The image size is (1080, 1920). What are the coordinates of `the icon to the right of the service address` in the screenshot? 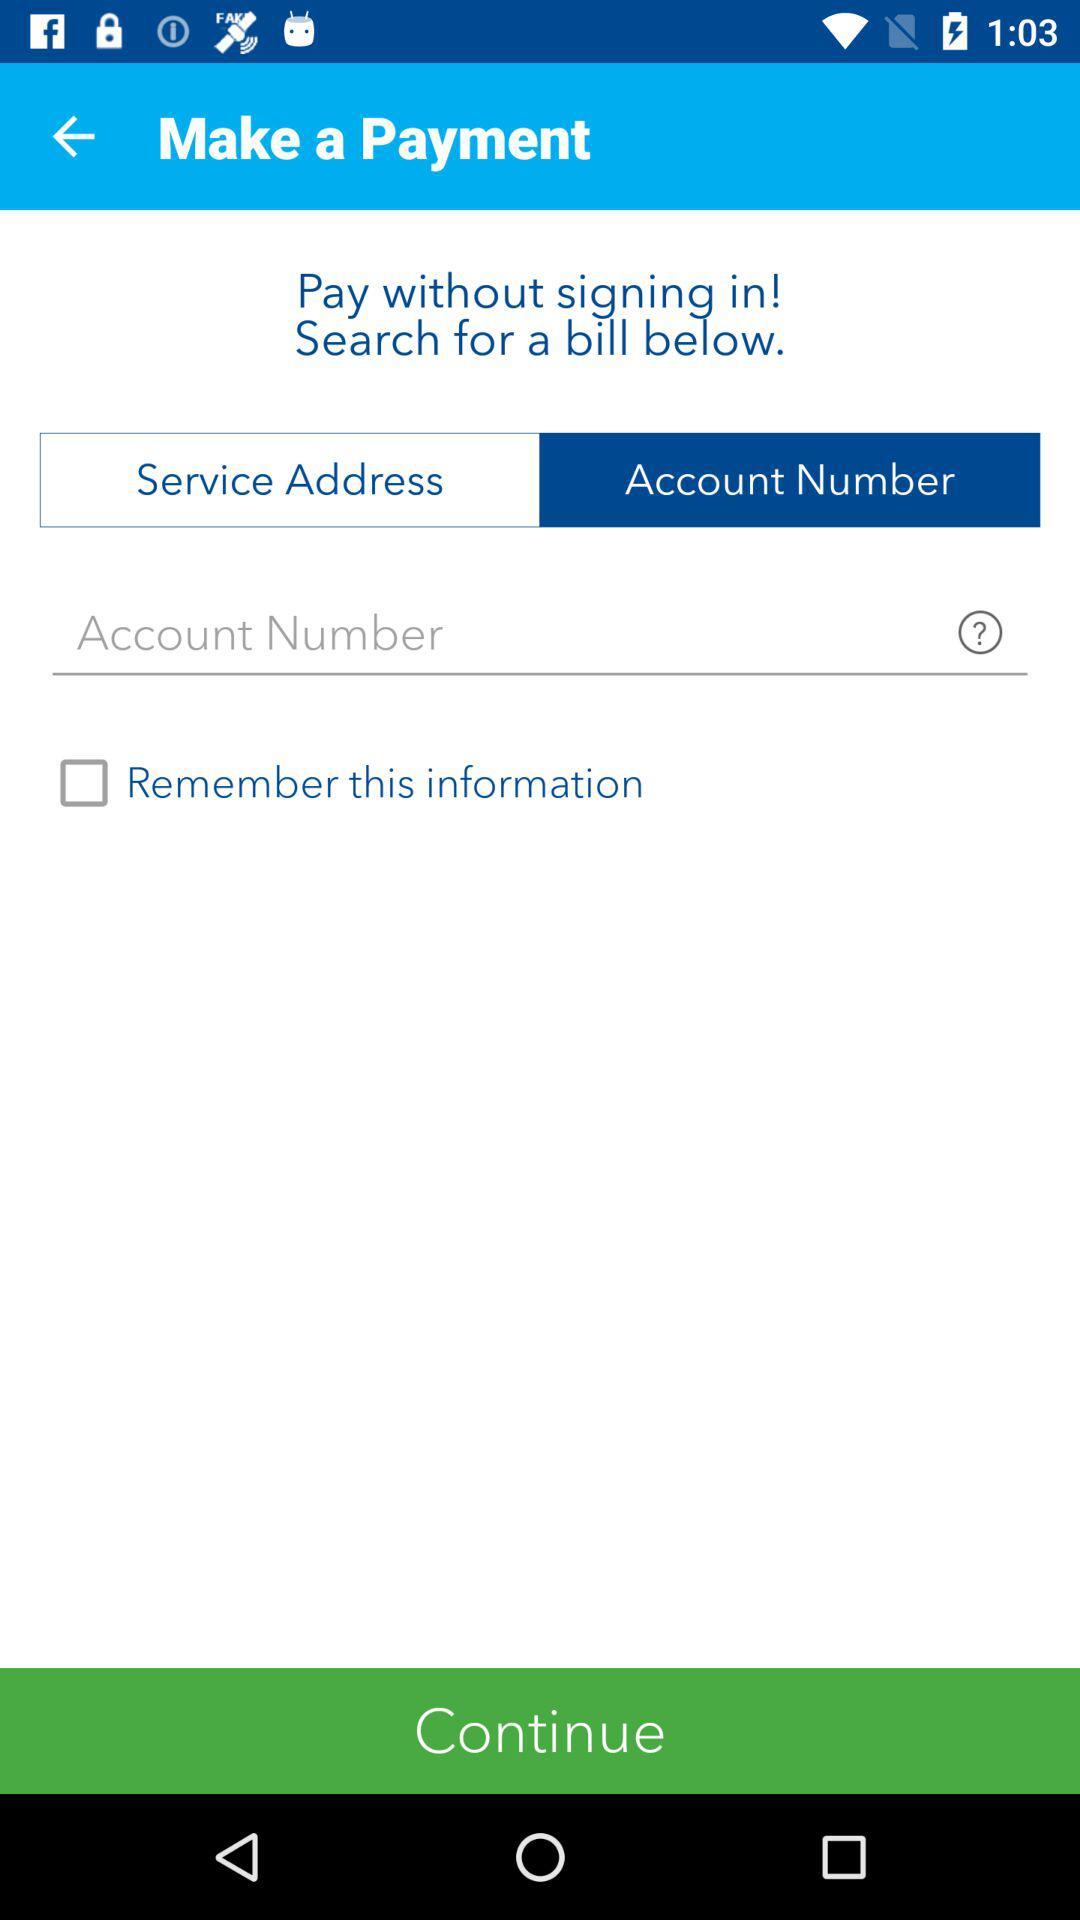 It's located at (789, 480).